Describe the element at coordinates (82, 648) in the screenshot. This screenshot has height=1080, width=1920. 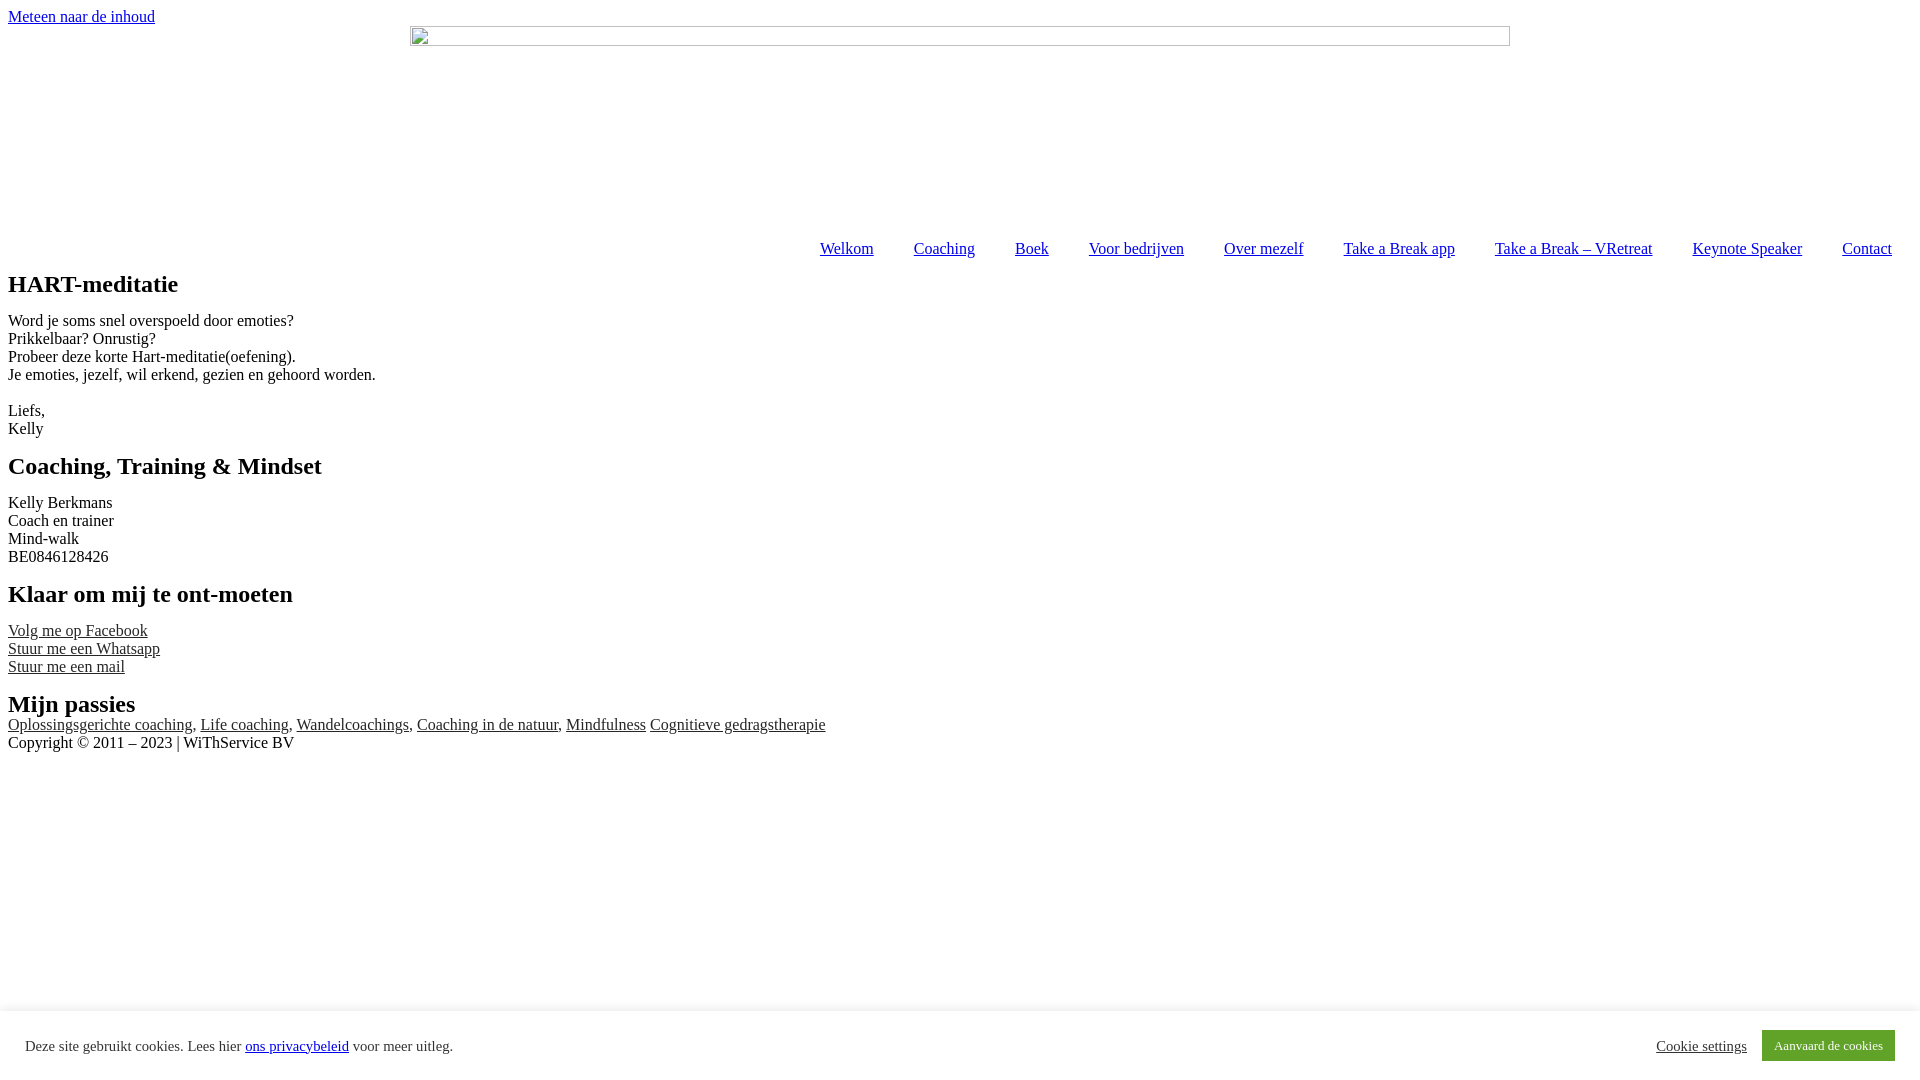
I see `'Stuur me een Whatsapp'` at that location.